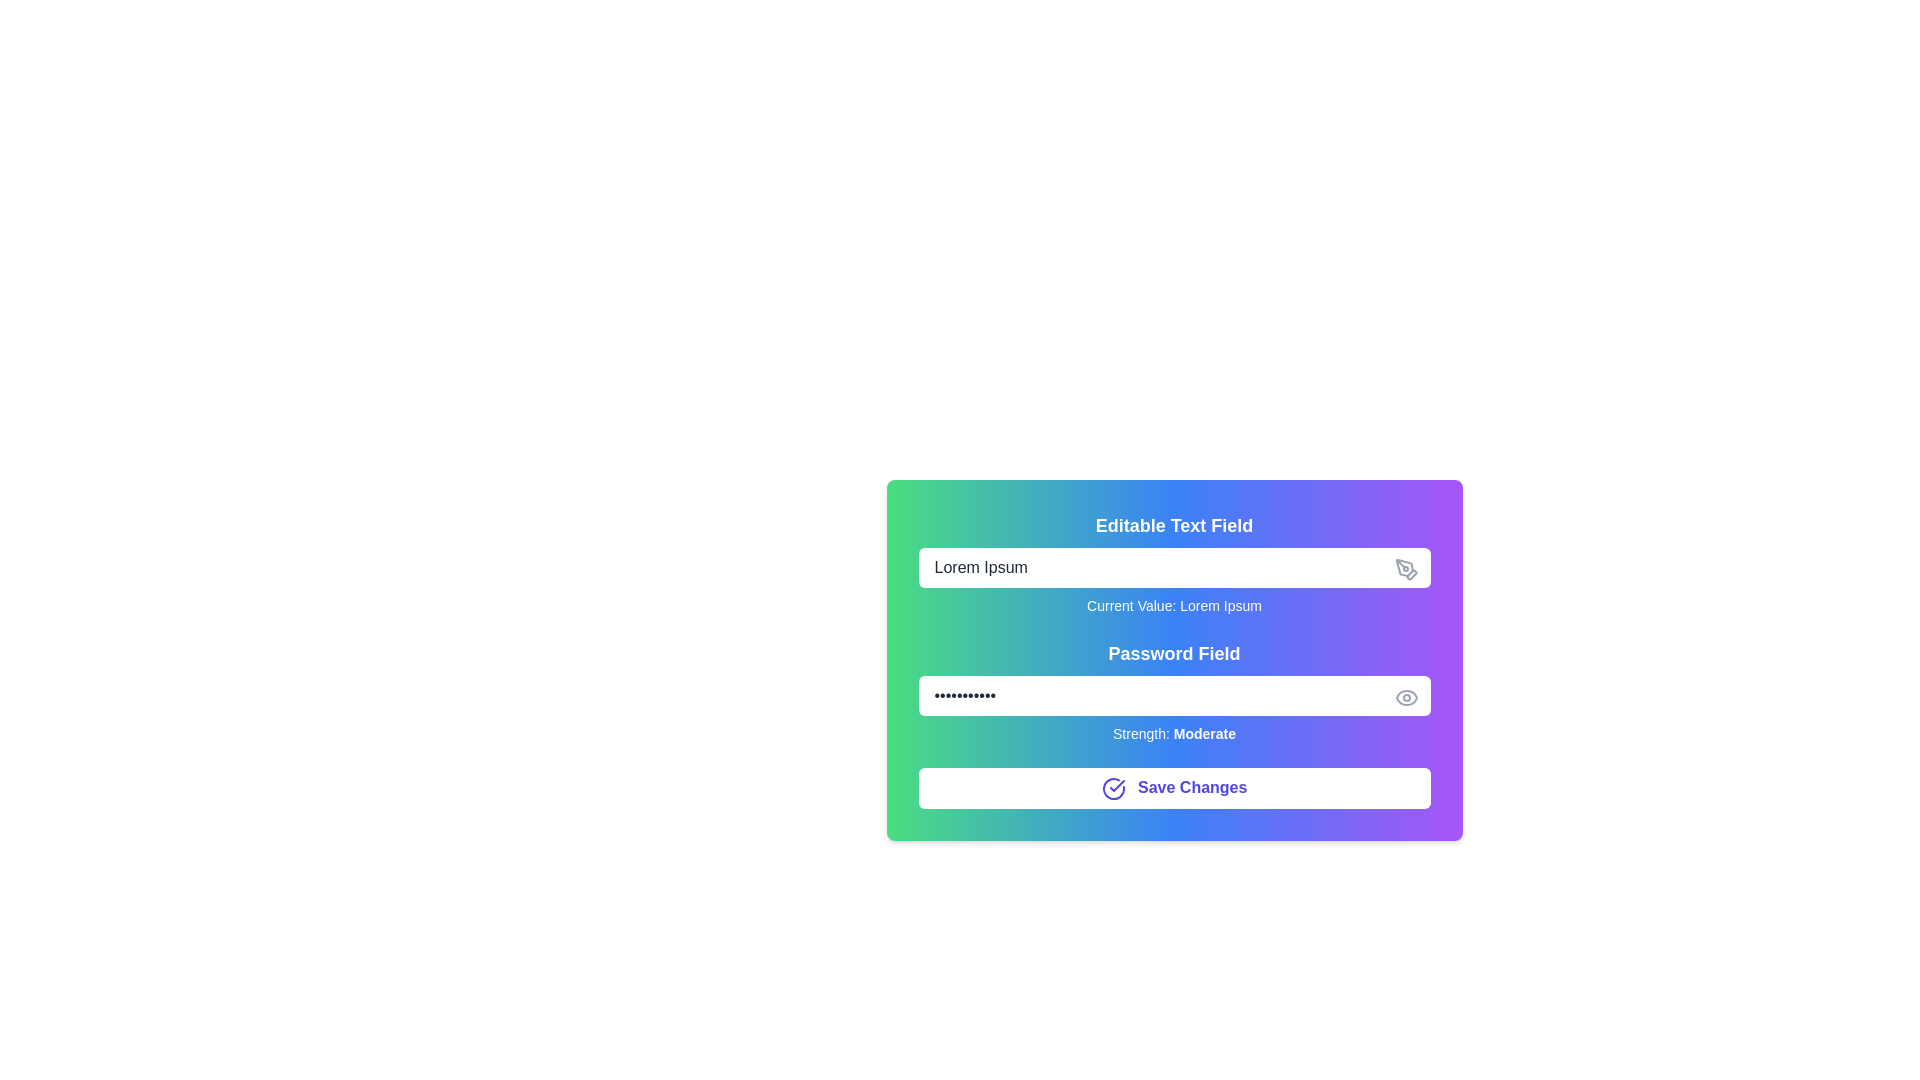 This screenshot has height=1080, width=1920. What do you see at coordinates (1405, 570) in the screenshot?
I see `the small gray icon button resembling a pen tool located at the top-right corner of the white text input field to initiate edit mode` at bounding box center [1405, 570].